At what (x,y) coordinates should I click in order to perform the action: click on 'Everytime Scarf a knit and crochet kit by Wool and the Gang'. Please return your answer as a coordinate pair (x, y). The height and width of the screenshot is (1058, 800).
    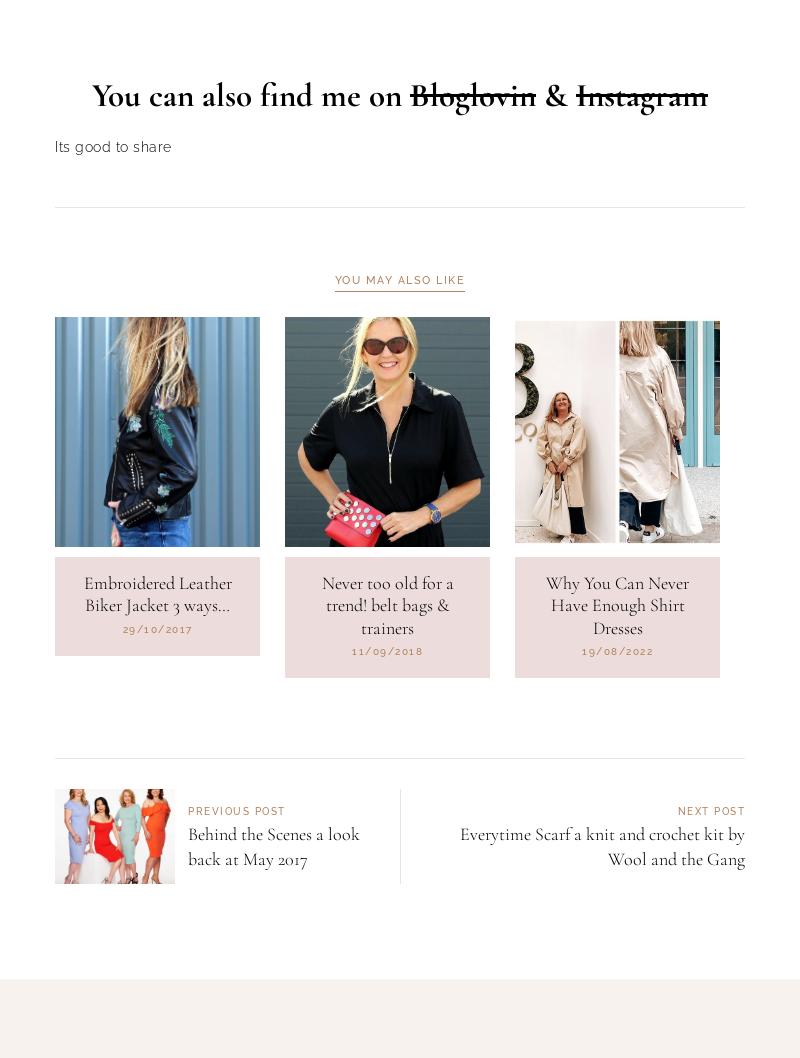
    Looking at the image, I should click on (602, 949).